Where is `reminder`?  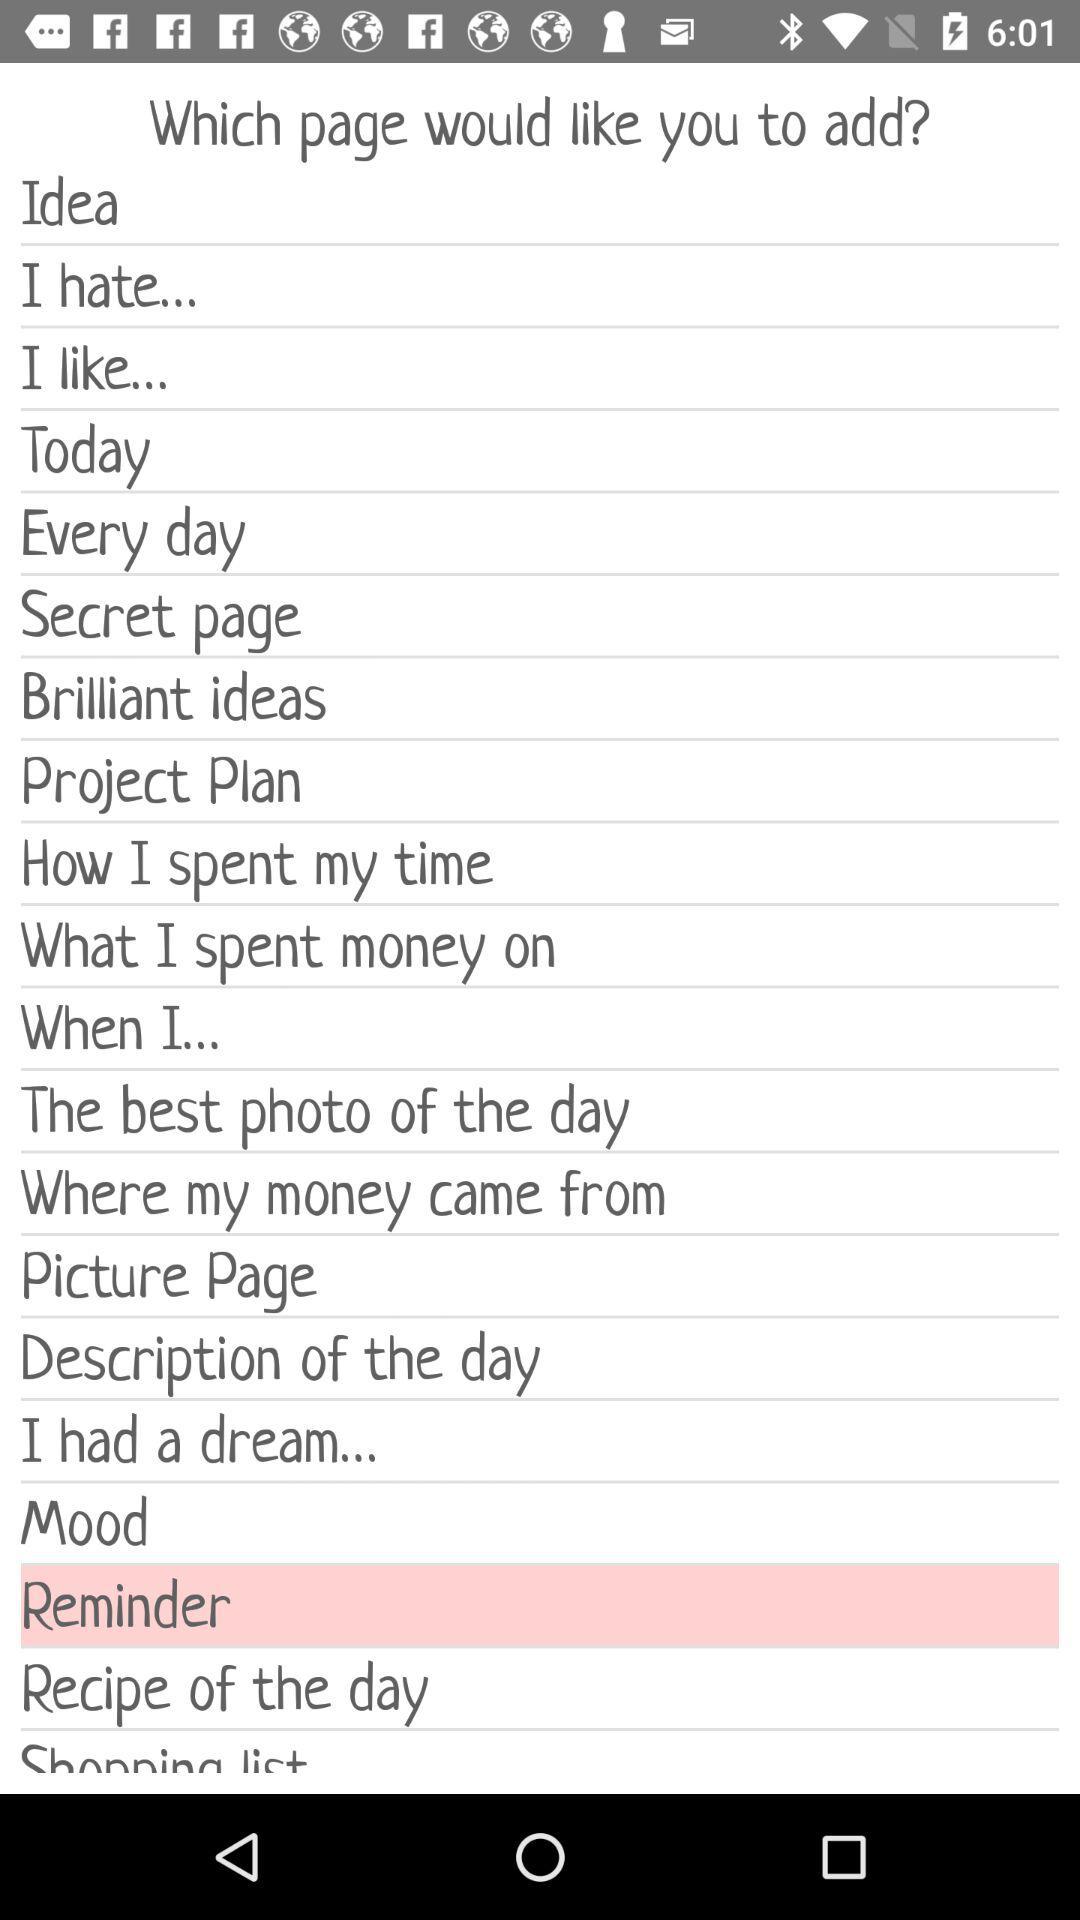
reminder is located at coordinates (540, 1605).